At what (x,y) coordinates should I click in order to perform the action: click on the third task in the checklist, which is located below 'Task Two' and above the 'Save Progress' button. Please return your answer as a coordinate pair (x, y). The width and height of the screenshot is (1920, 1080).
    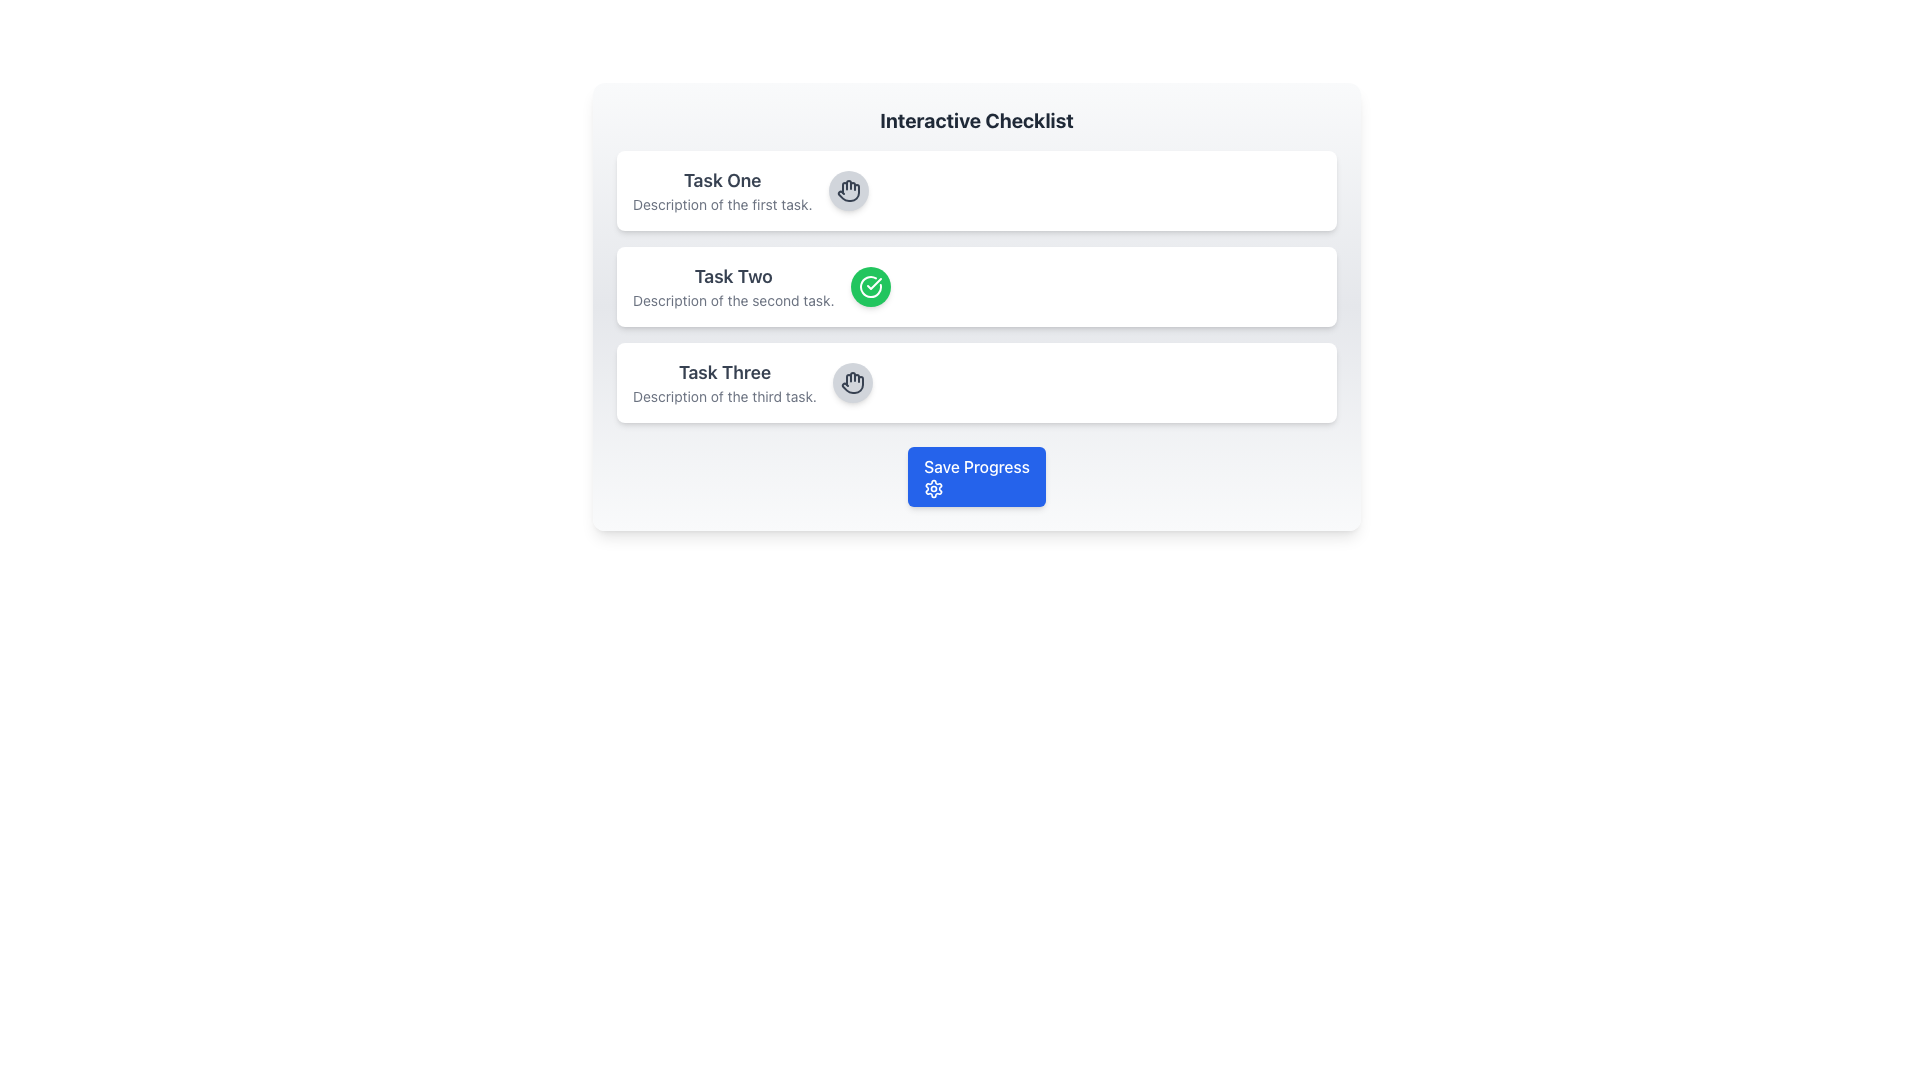
    Looking at the image, I should click on (723, 382).